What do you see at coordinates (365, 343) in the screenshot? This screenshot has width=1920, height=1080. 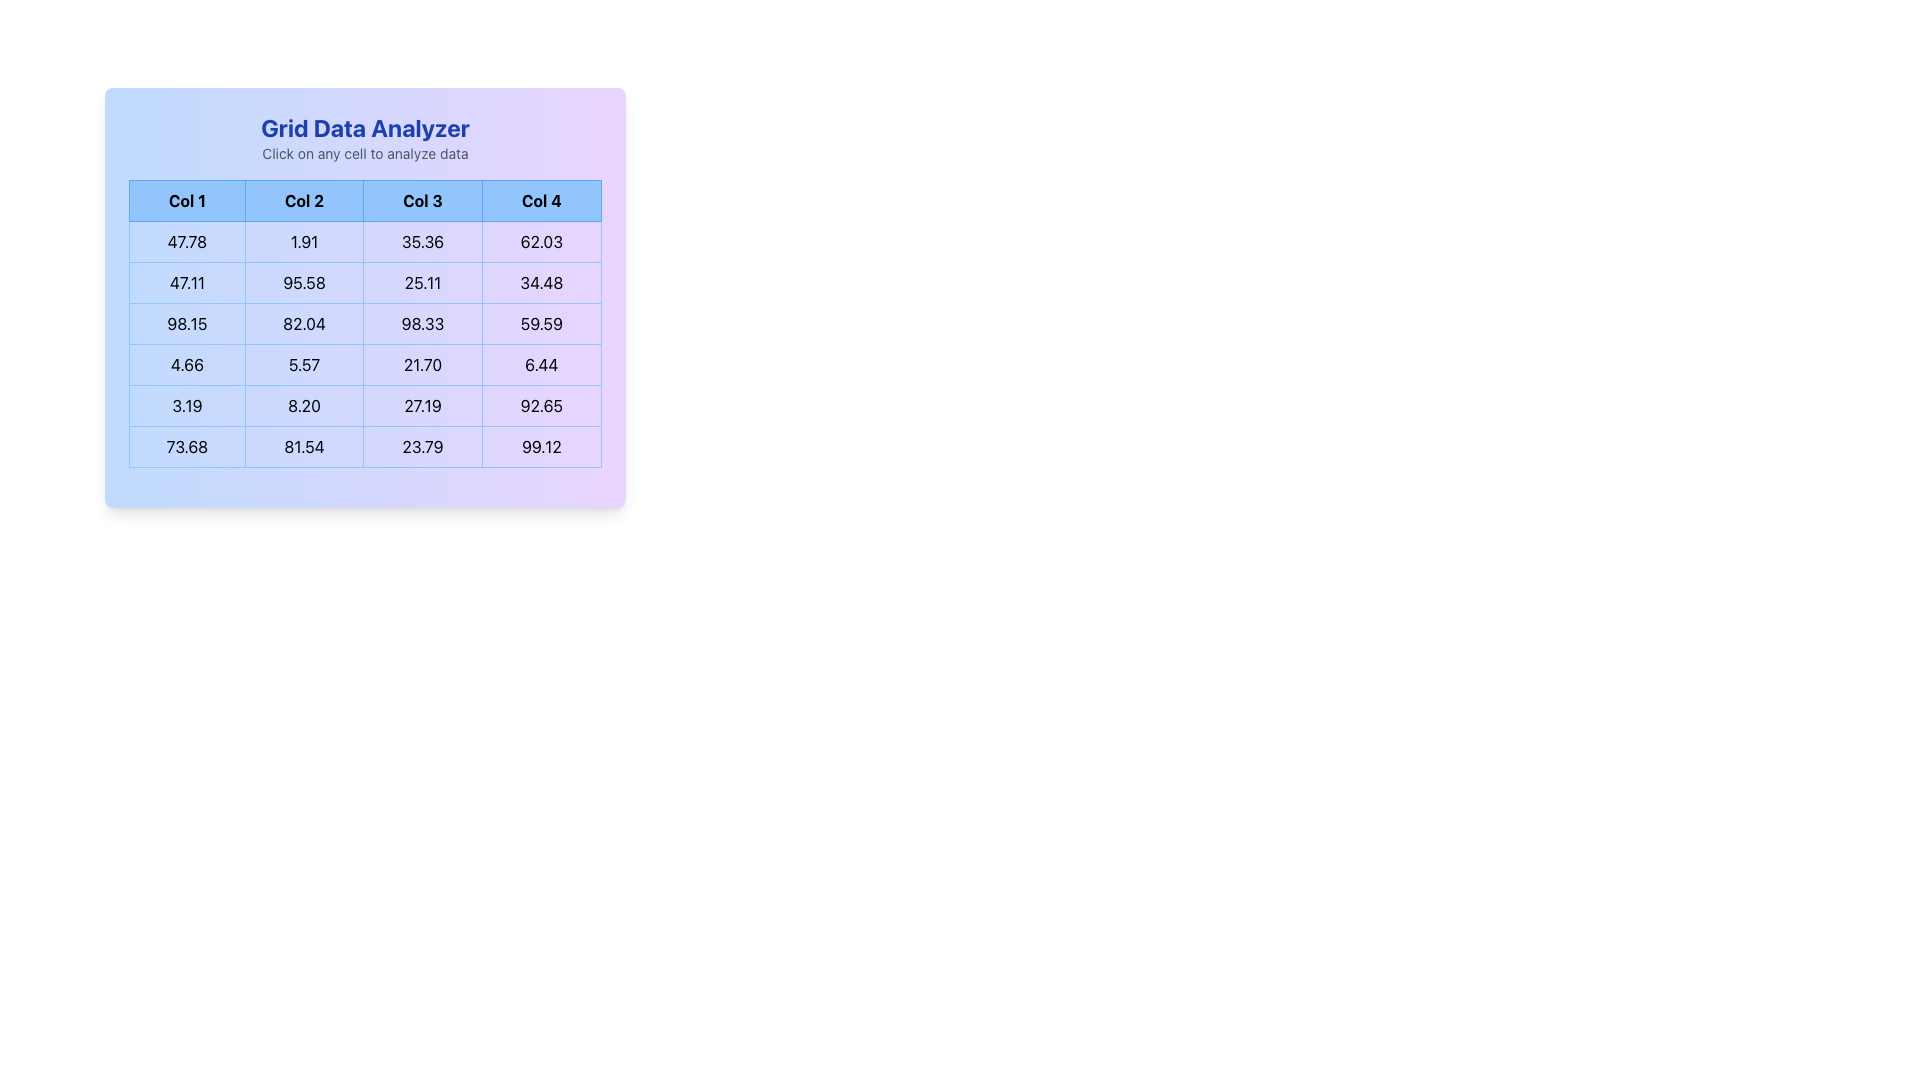 I see `the table cell located in the third row and third column` at bounding box center [365, 343].